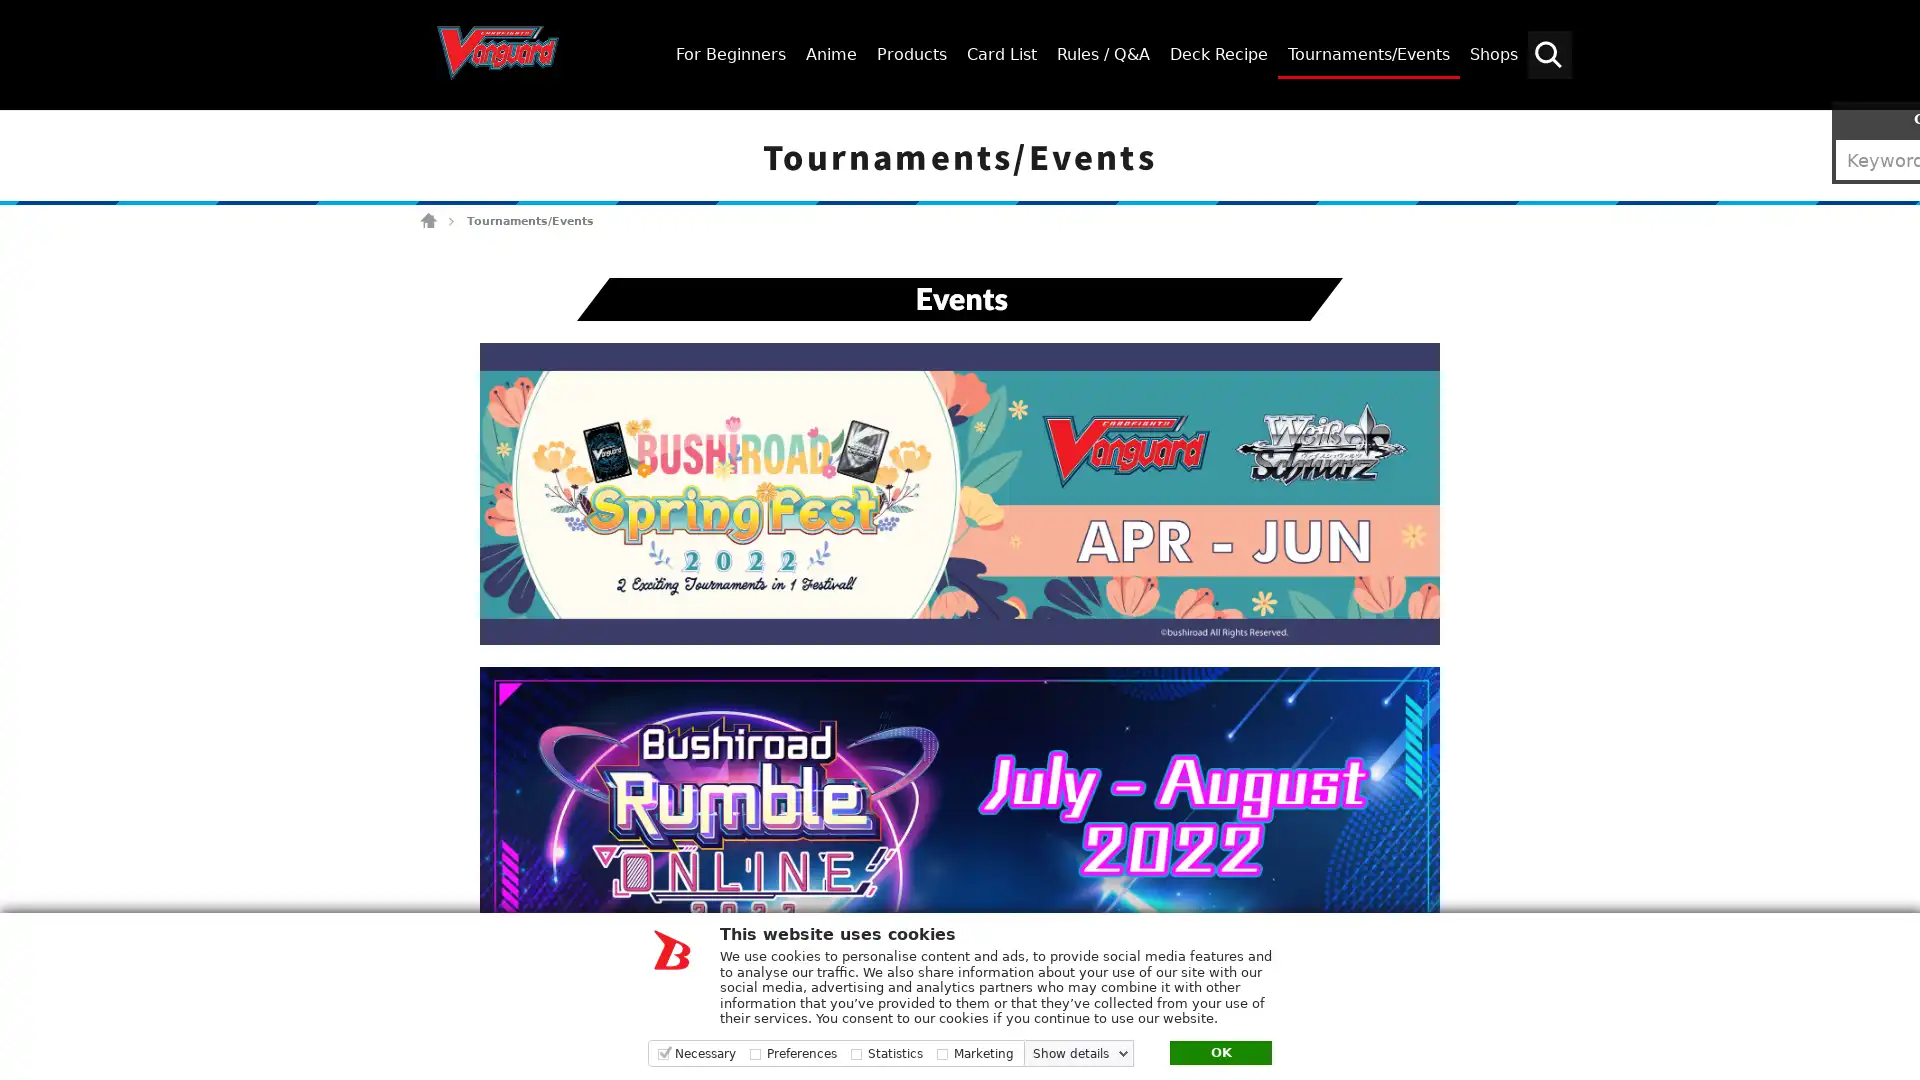 This screenshot has width=1920, height=1080. Describe the element at coordinates (1895, 127) in the screenshot. I see `Search` at that location.